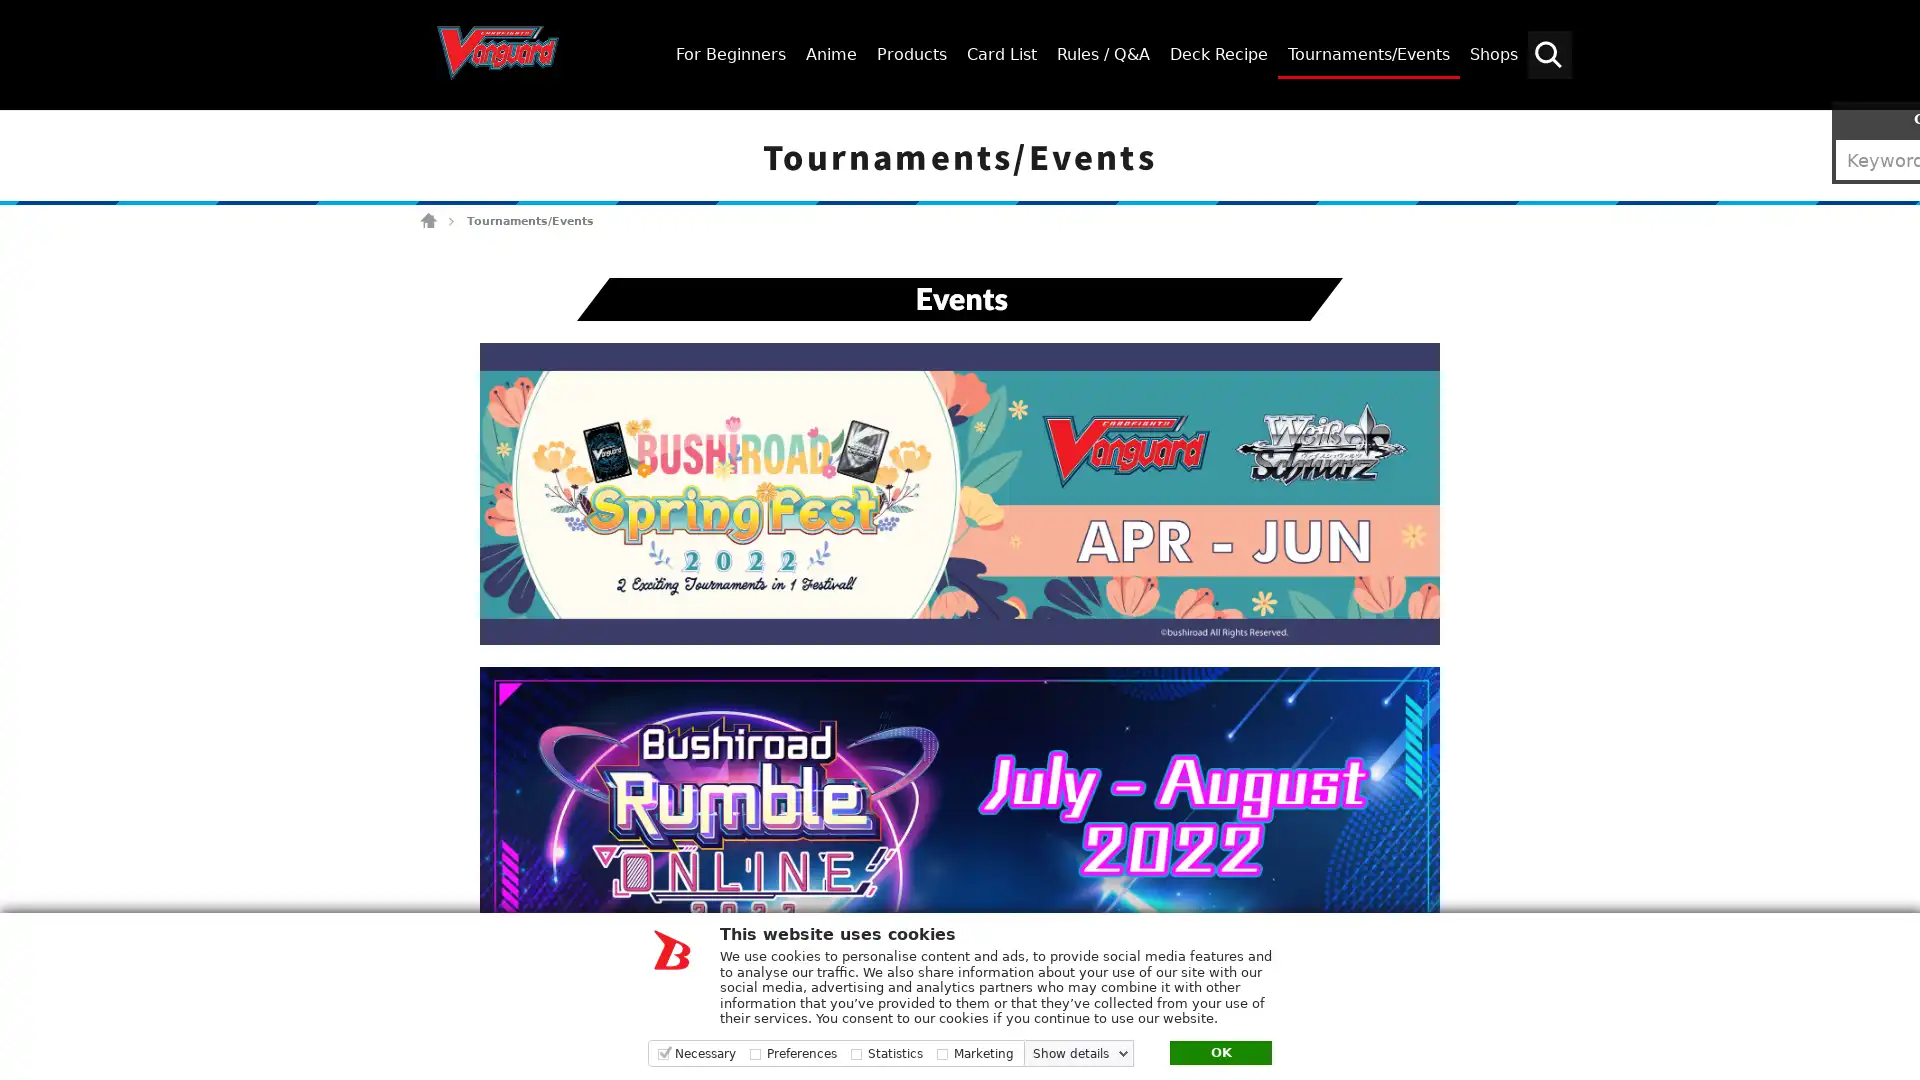 This screenshot has width=1920, height=1080. Describe the element at coordinates (1895, 127) in the screenshot. I see `Search` at that location.